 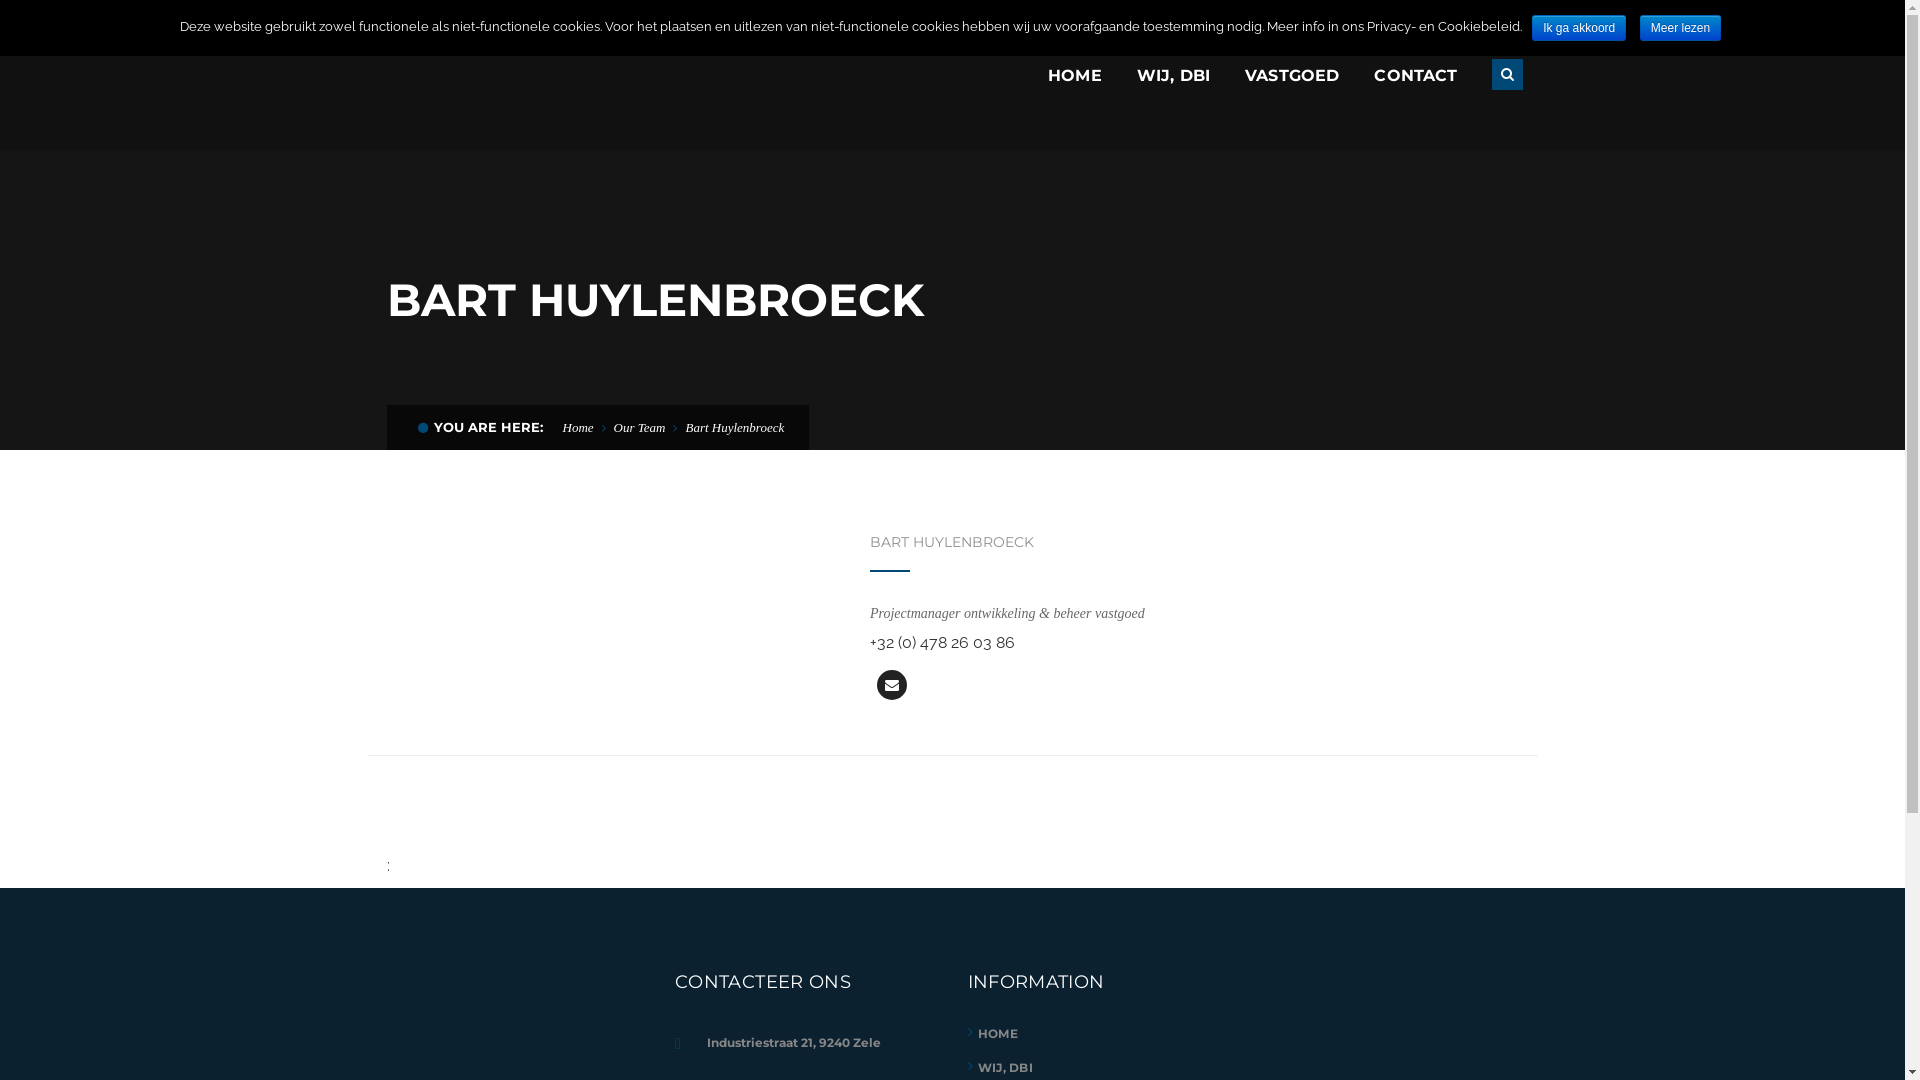 What do you see at coordinates (1680, 27) in the screenshot?
I see `'Meer lezen'` at bounding box center [1680, 27].